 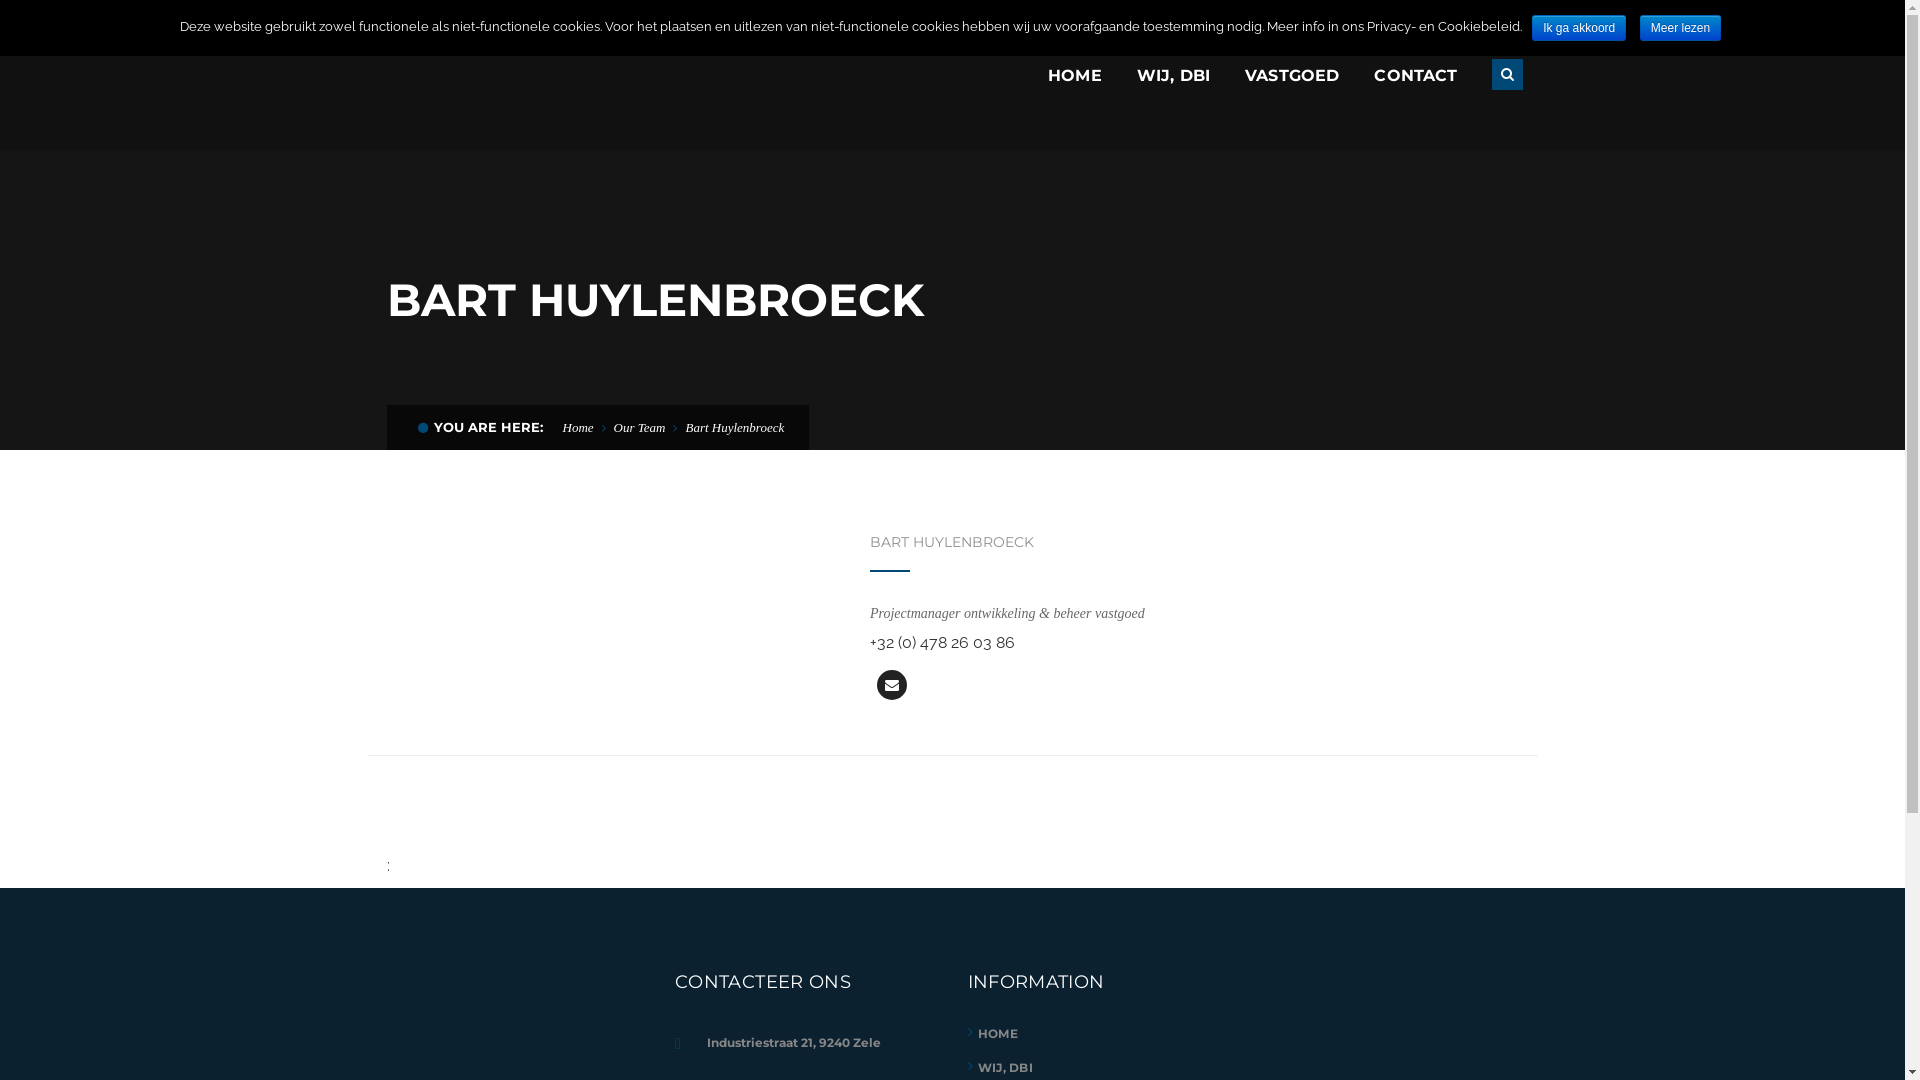 What do you see at coordinates (1680, 27) in the screenshot?
I see `'Meer lezen'` at bounding box center [1680, 27].